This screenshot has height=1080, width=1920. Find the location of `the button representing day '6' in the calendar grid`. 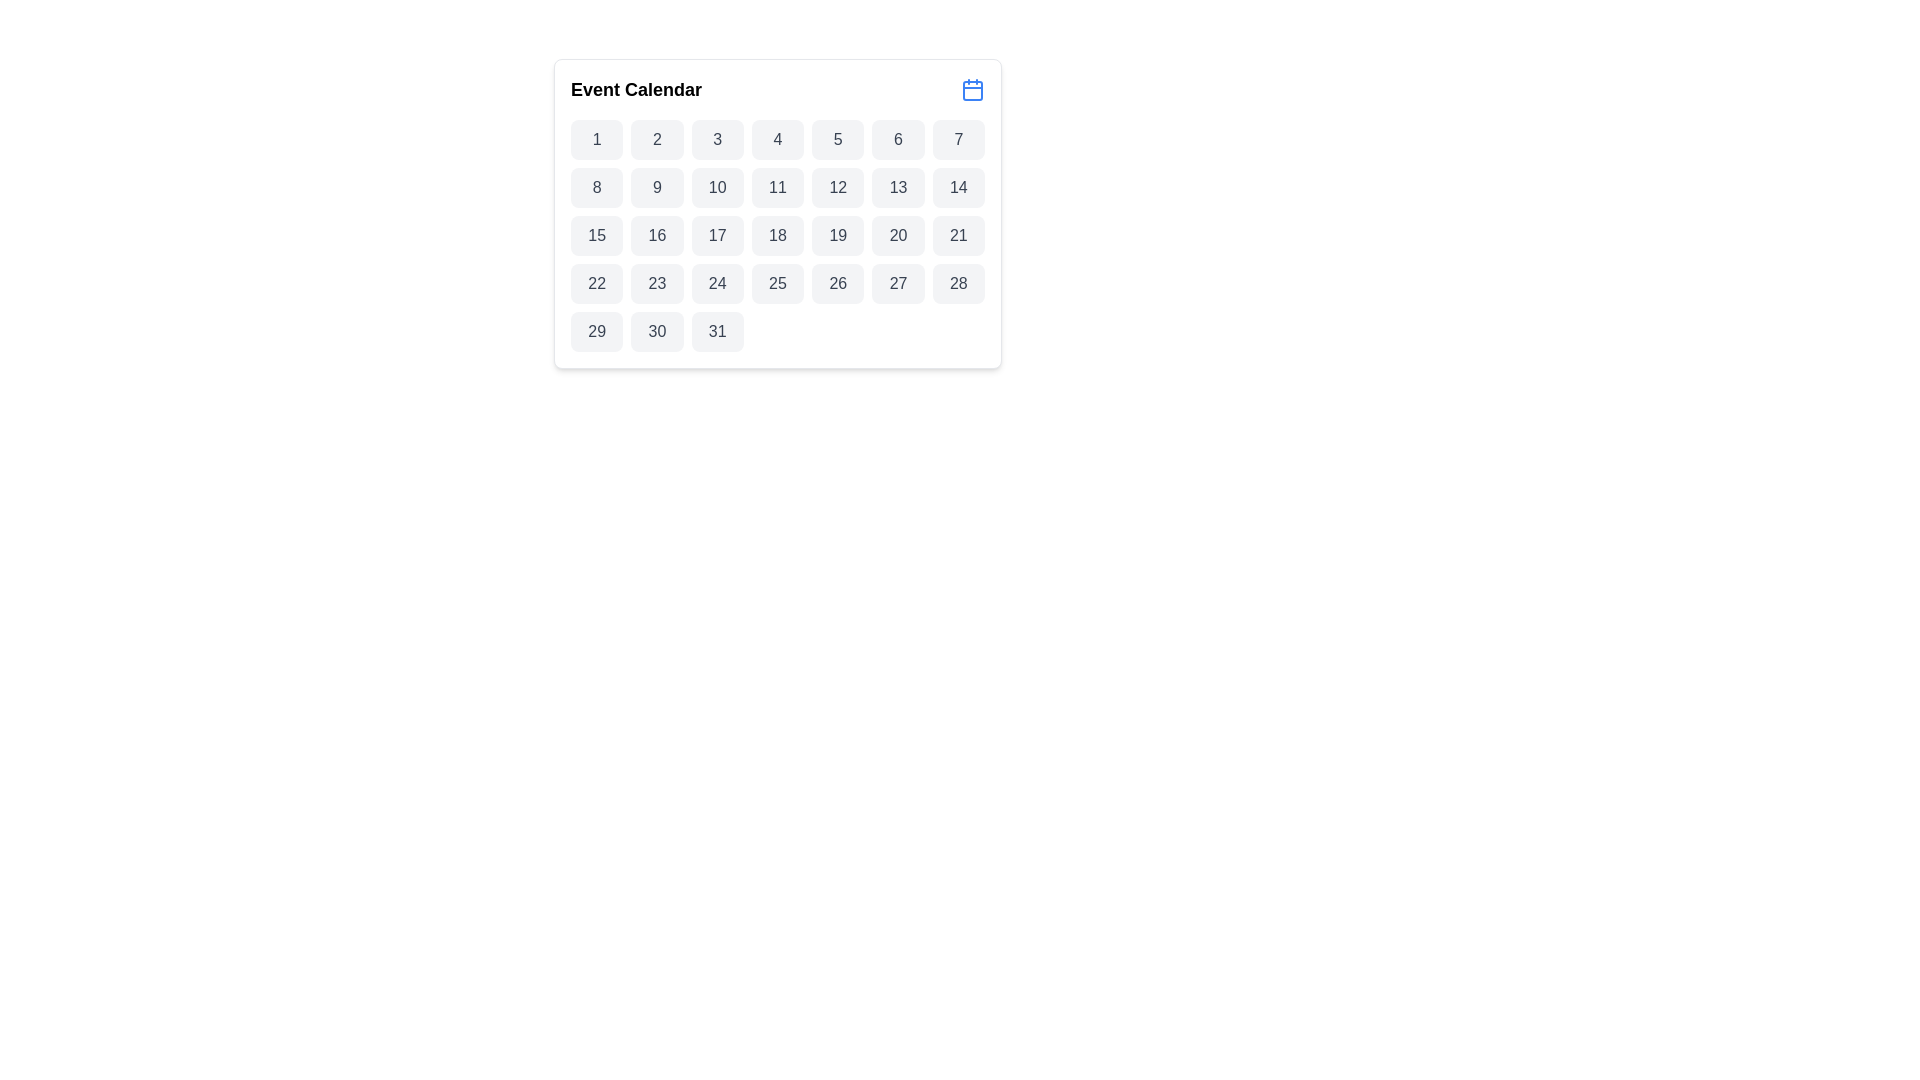

the button representing day '6' in the calendar grid is located at coordinates (897, 138).